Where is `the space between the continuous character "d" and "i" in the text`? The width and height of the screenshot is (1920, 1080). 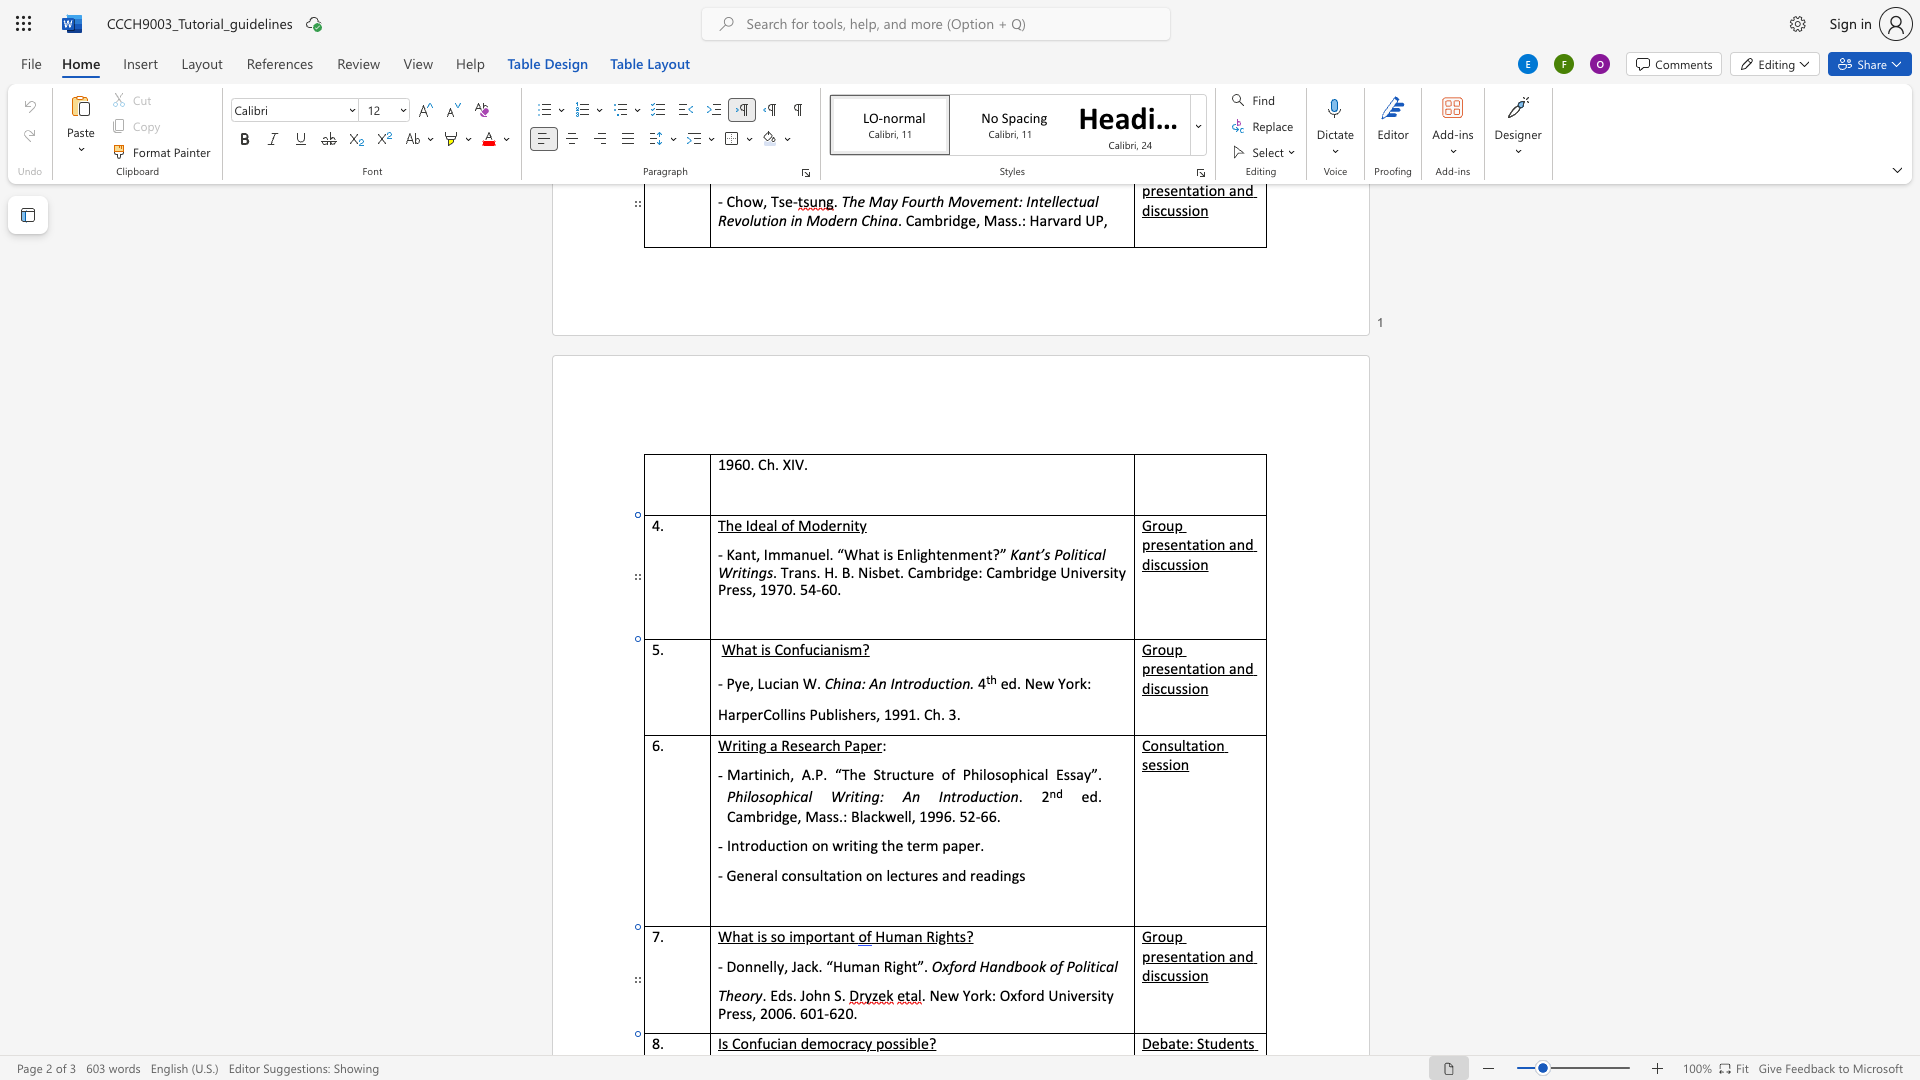 the space between the continuous character "d" and "i" in the text is located at coordinates (1149, 564).